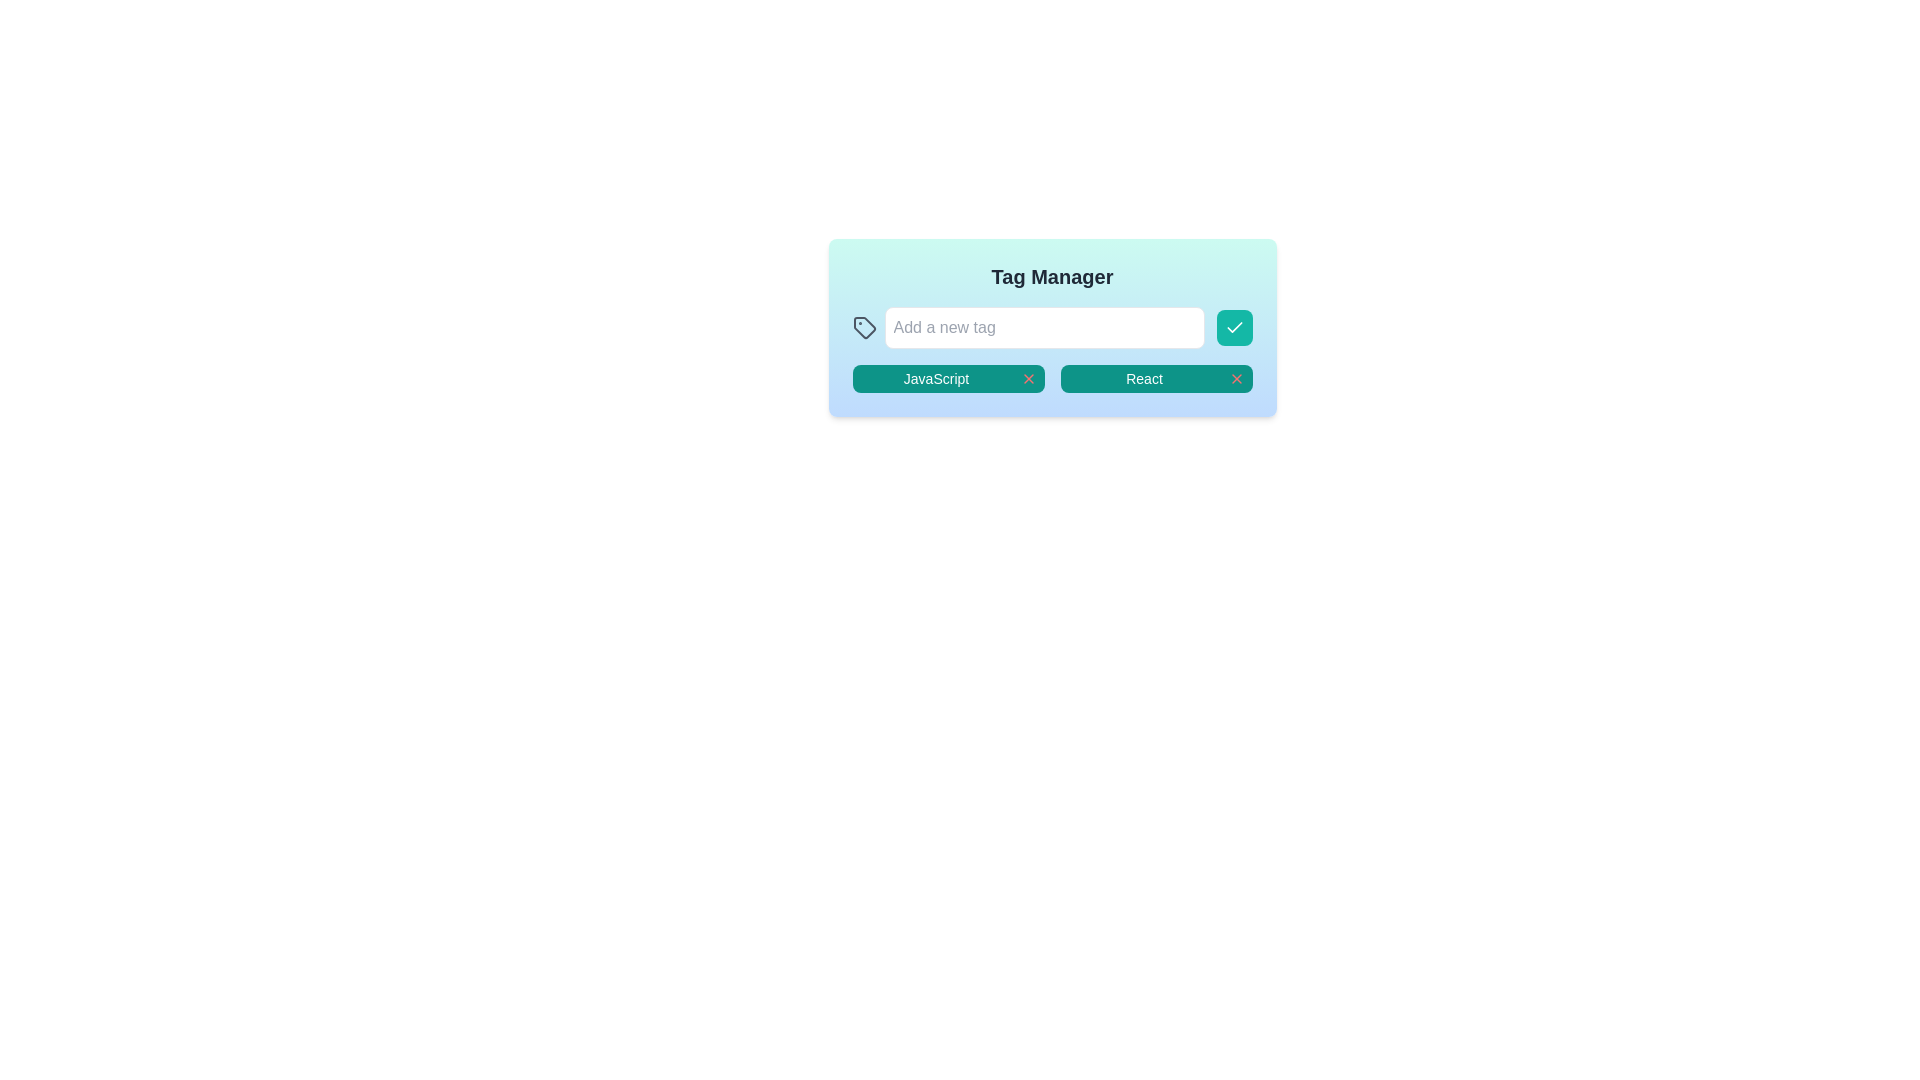 The image size is (1920, 1080). Describe the element at coordinates (864, 326) in the screenshot. I see `the tag icon with a gray stroke located to the immediate left of the text input field labeled 'Add a new tag'` at that location.